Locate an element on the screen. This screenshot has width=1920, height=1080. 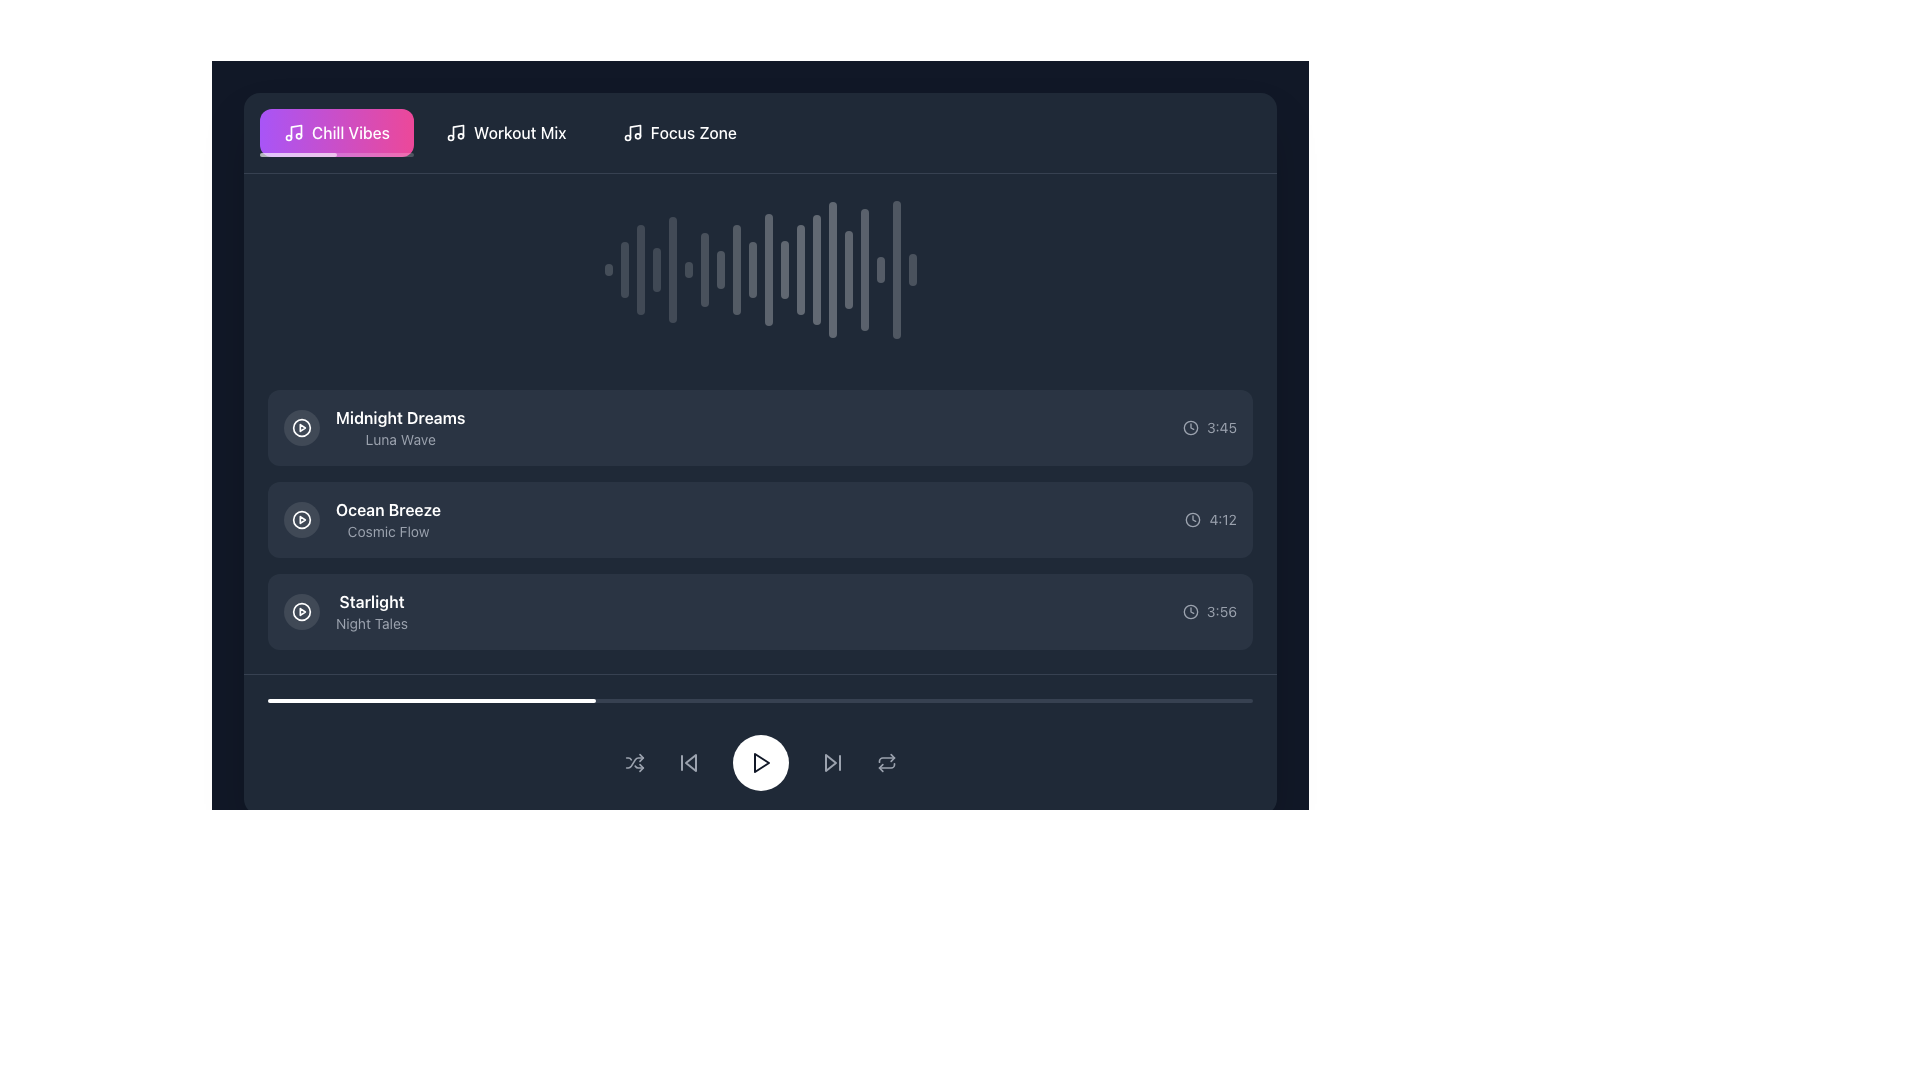
the 18th vertical bar in the waveform display representing audio amplitude or frequency is located at coordinates (880, 270).